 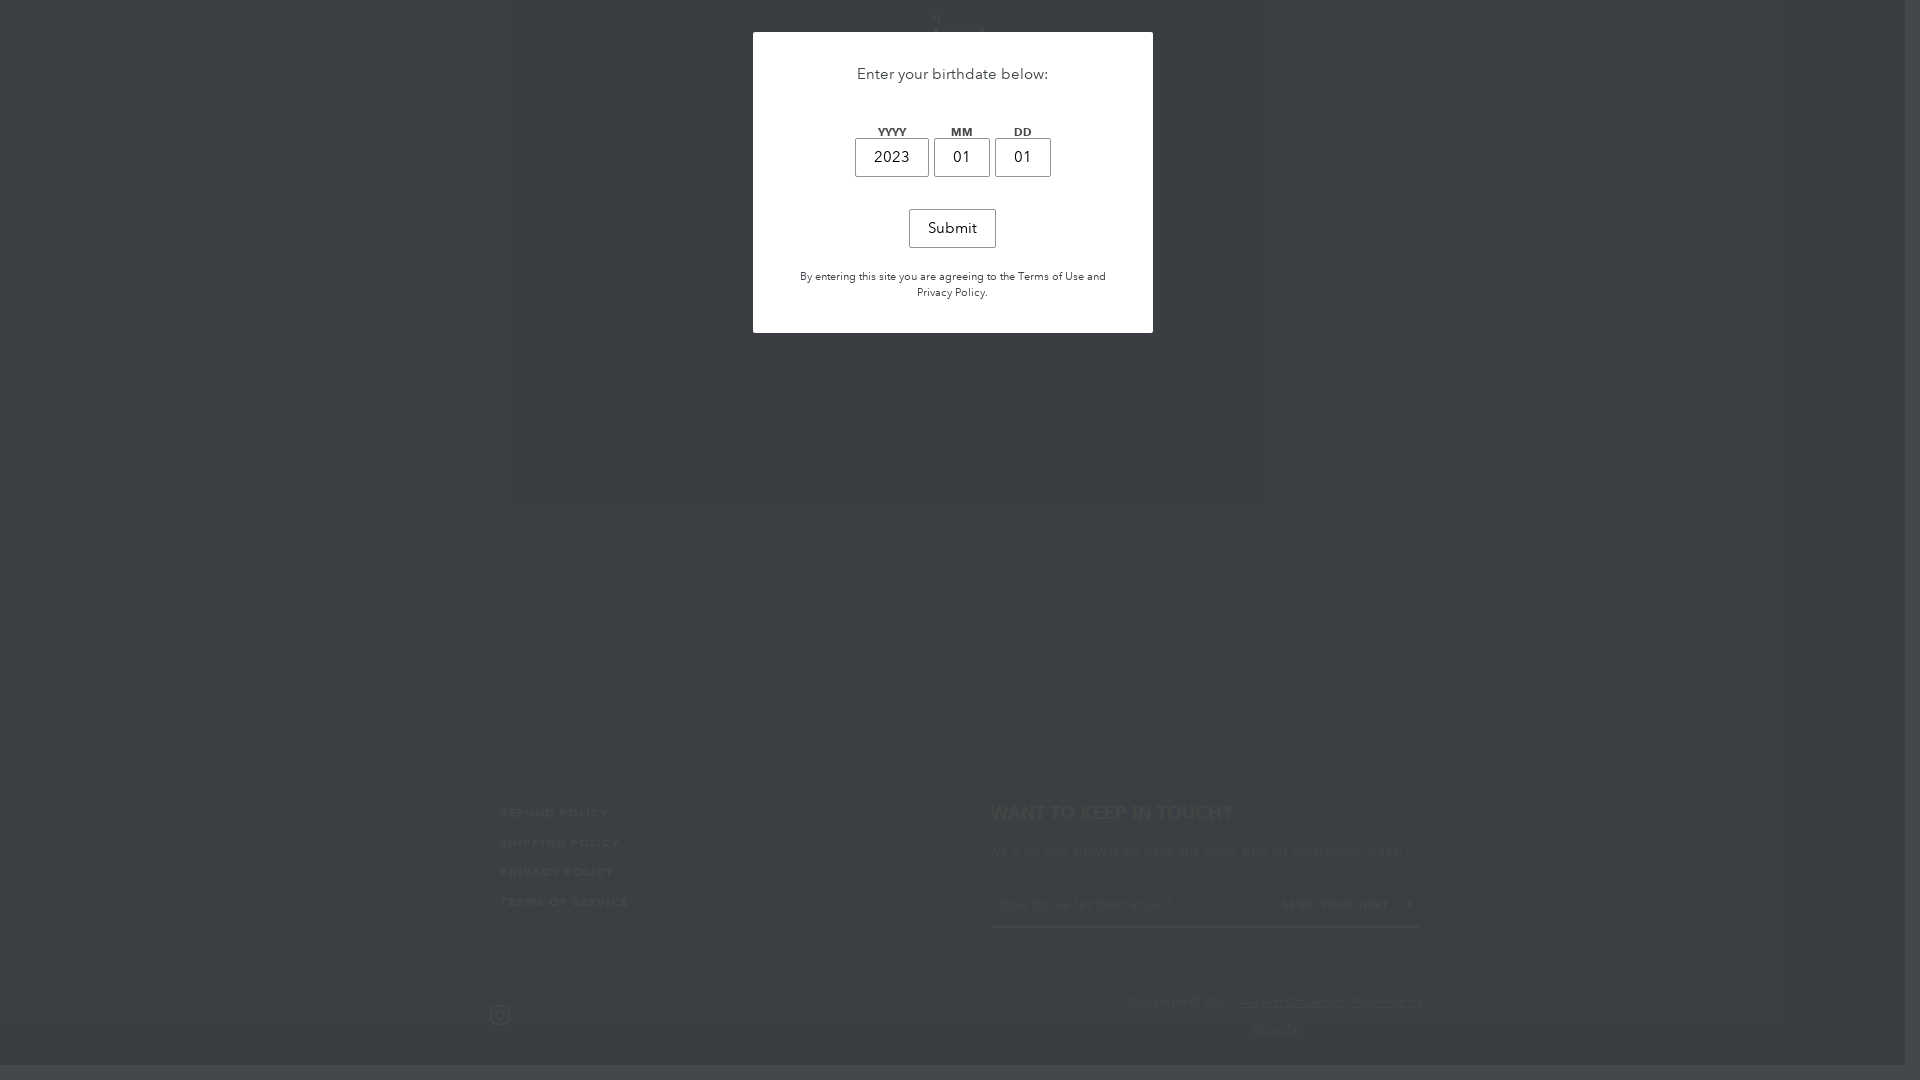 What do you see at coordinates (499, 901) in the screenshot?
I see `'TERMS OF SERVICE'` at bounding box center [499, 901].